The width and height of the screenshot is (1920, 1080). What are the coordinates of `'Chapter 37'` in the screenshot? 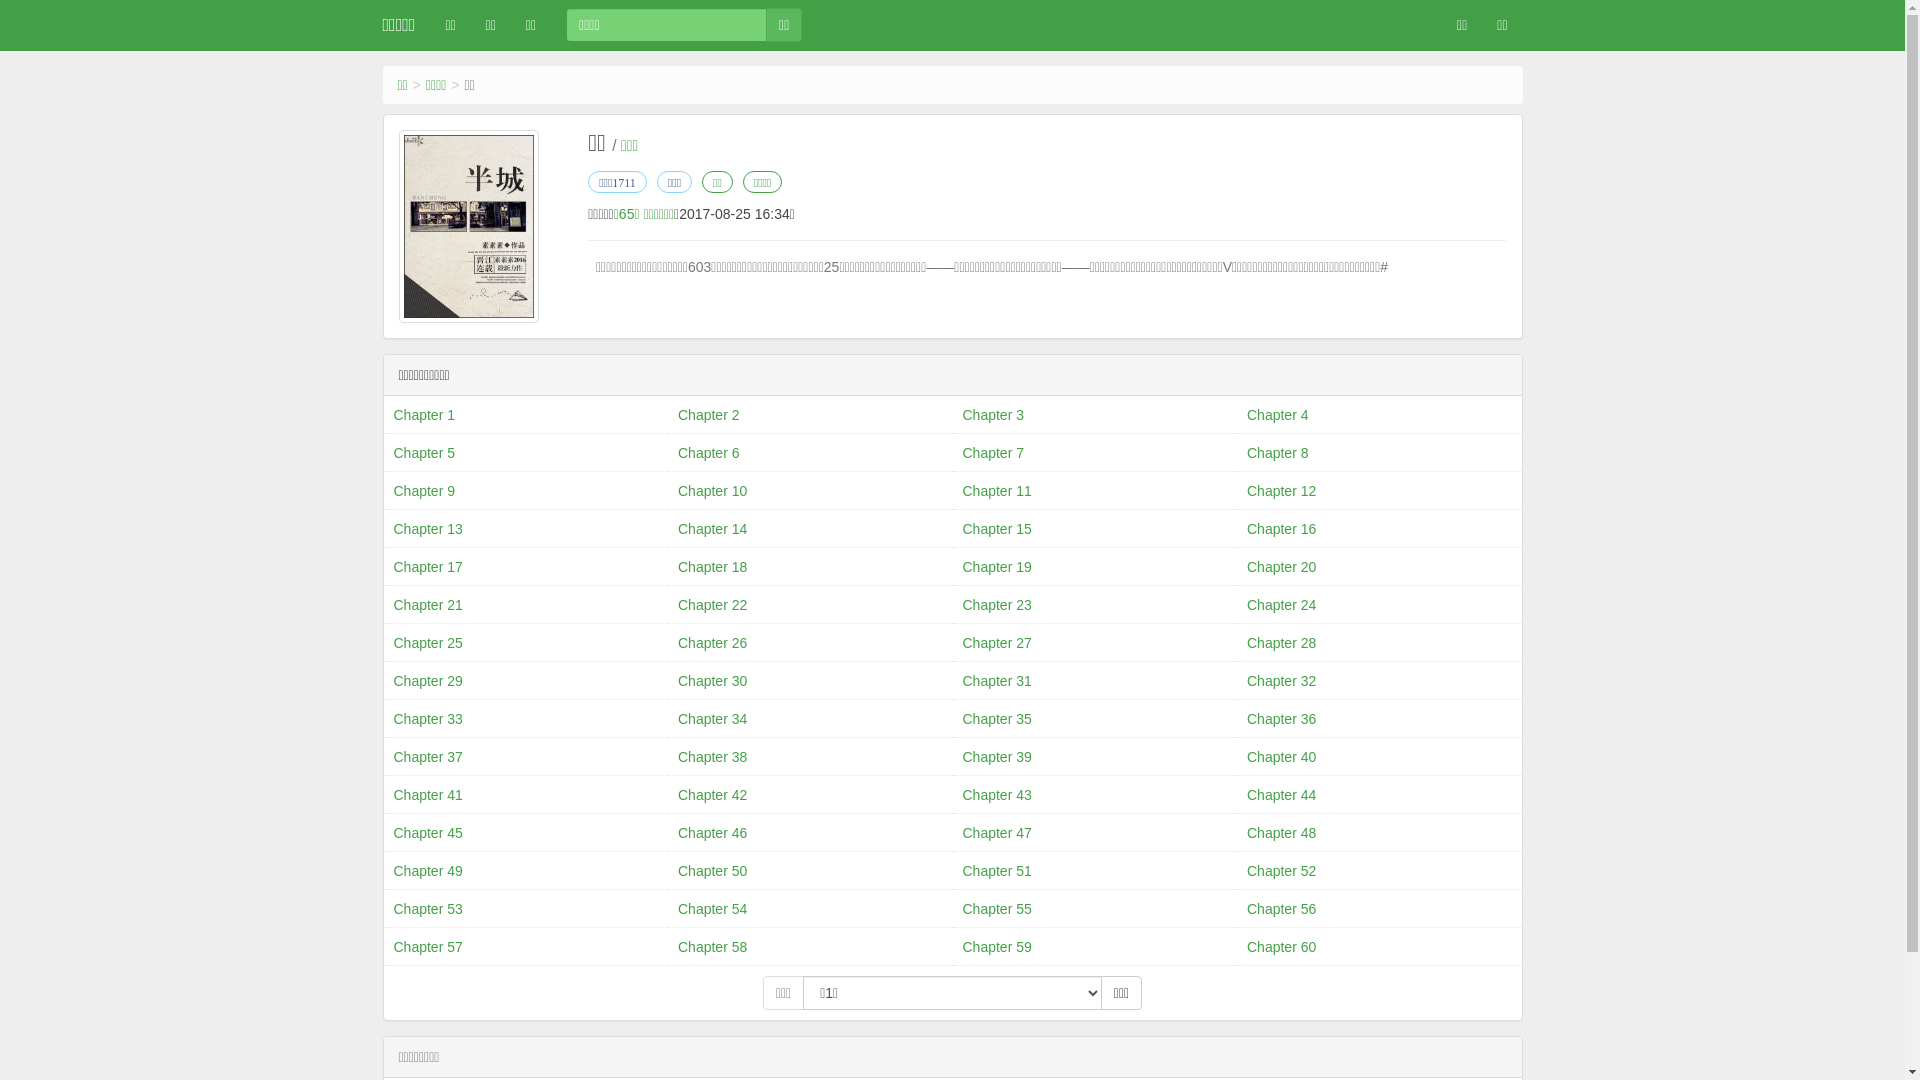 It's located at (393, 756).